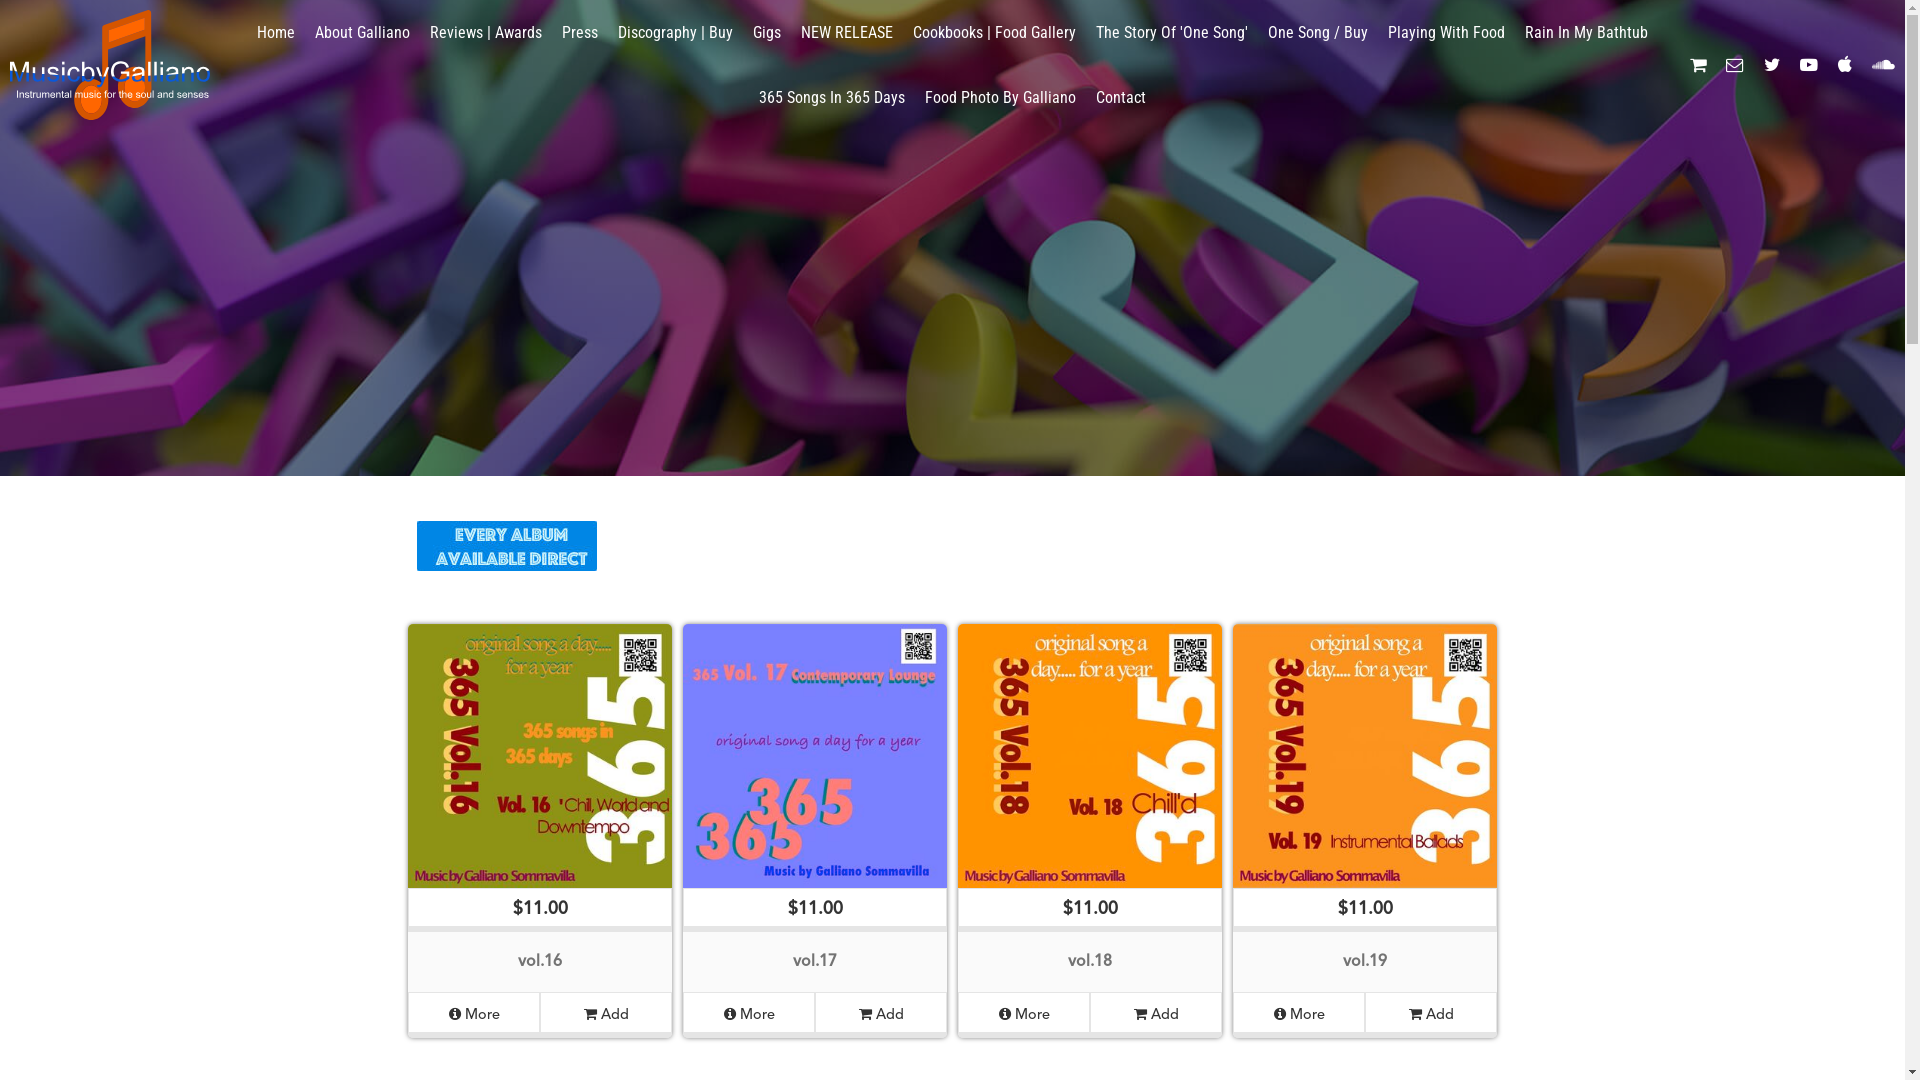 This screenshot has height=1080, width=1920. What do you see at coordinates (304, 31) in the screenshot?
I see `'About Galliano'` at bounding box center [304, 31].